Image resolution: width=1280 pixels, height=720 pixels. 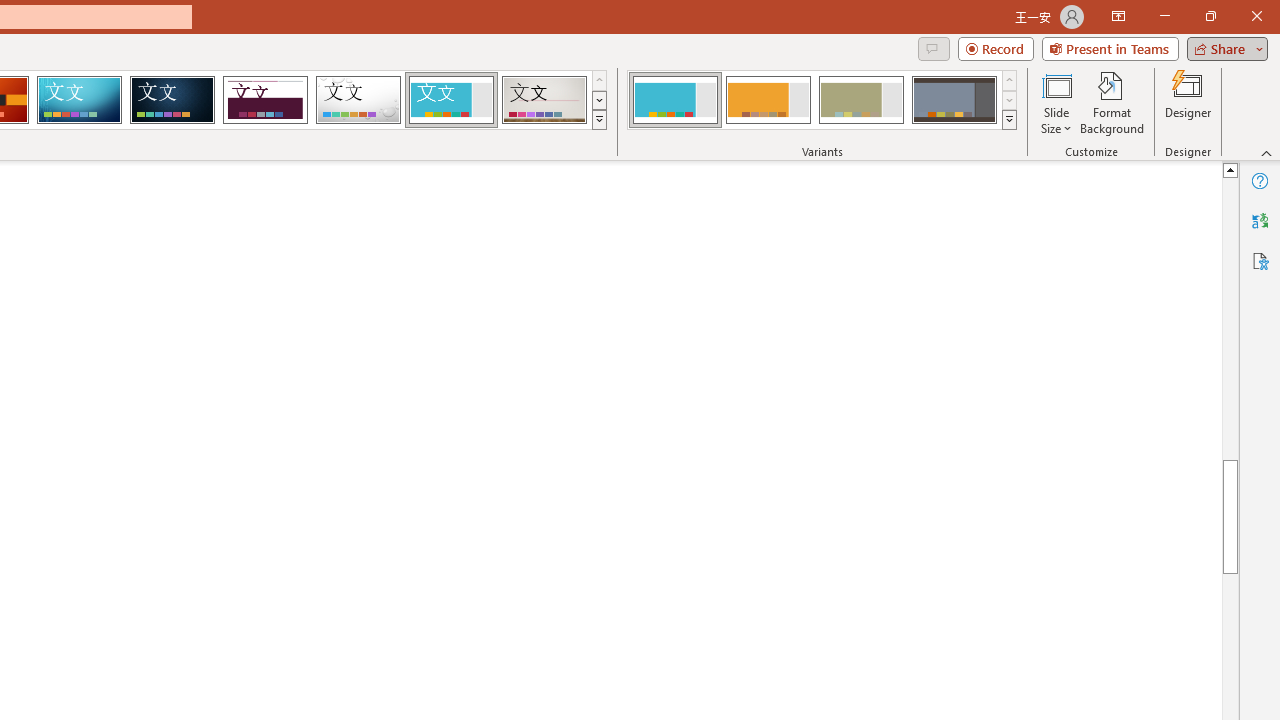 What do you see at coordinates (861, 100) in the screenshot?
I see `'Frame Variant 3'` at bounding box center [861, 100].